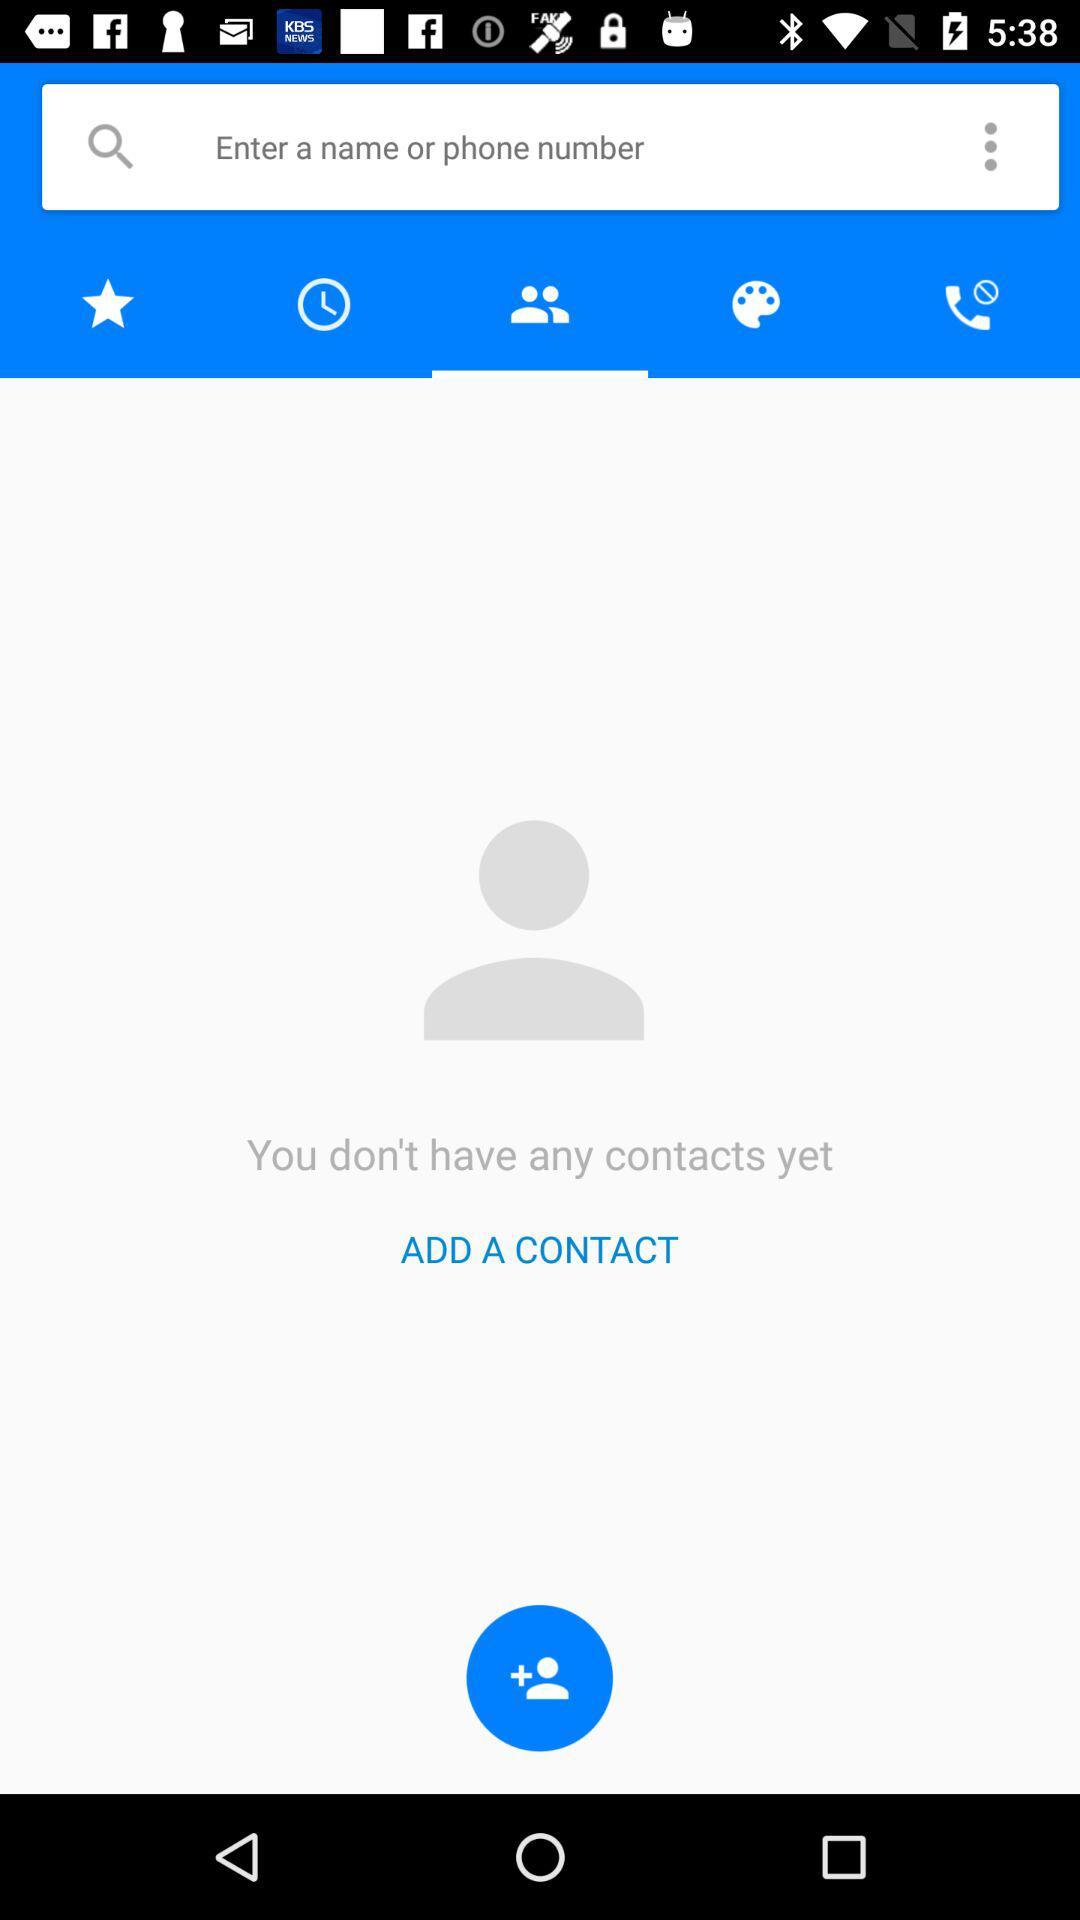 The height and width of the screenshot is (1920, 1080). Describe the element at coordinates (540, 303) in the screenshot. I see `talvez seja somente um problema` at that location.